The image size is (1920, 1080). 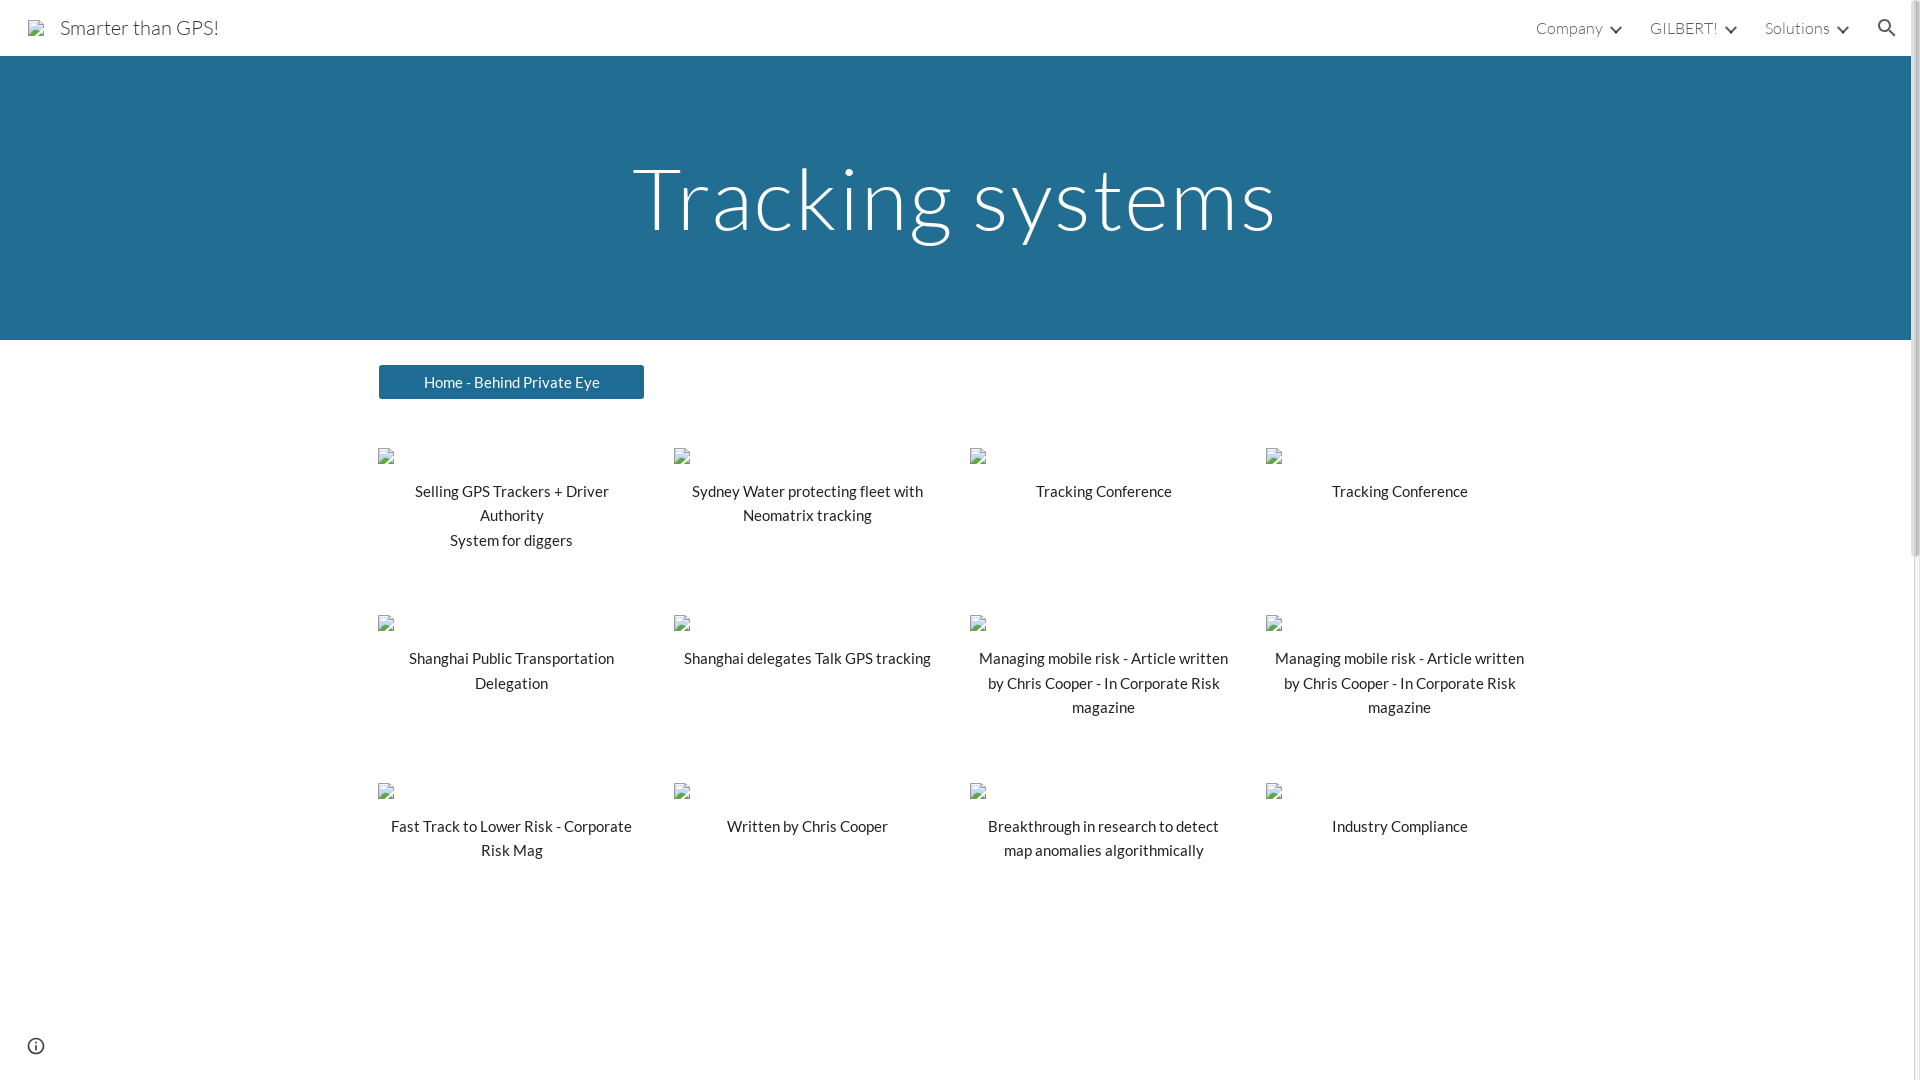 I want to click on 'Solutions', so click(x=1797, y=27).